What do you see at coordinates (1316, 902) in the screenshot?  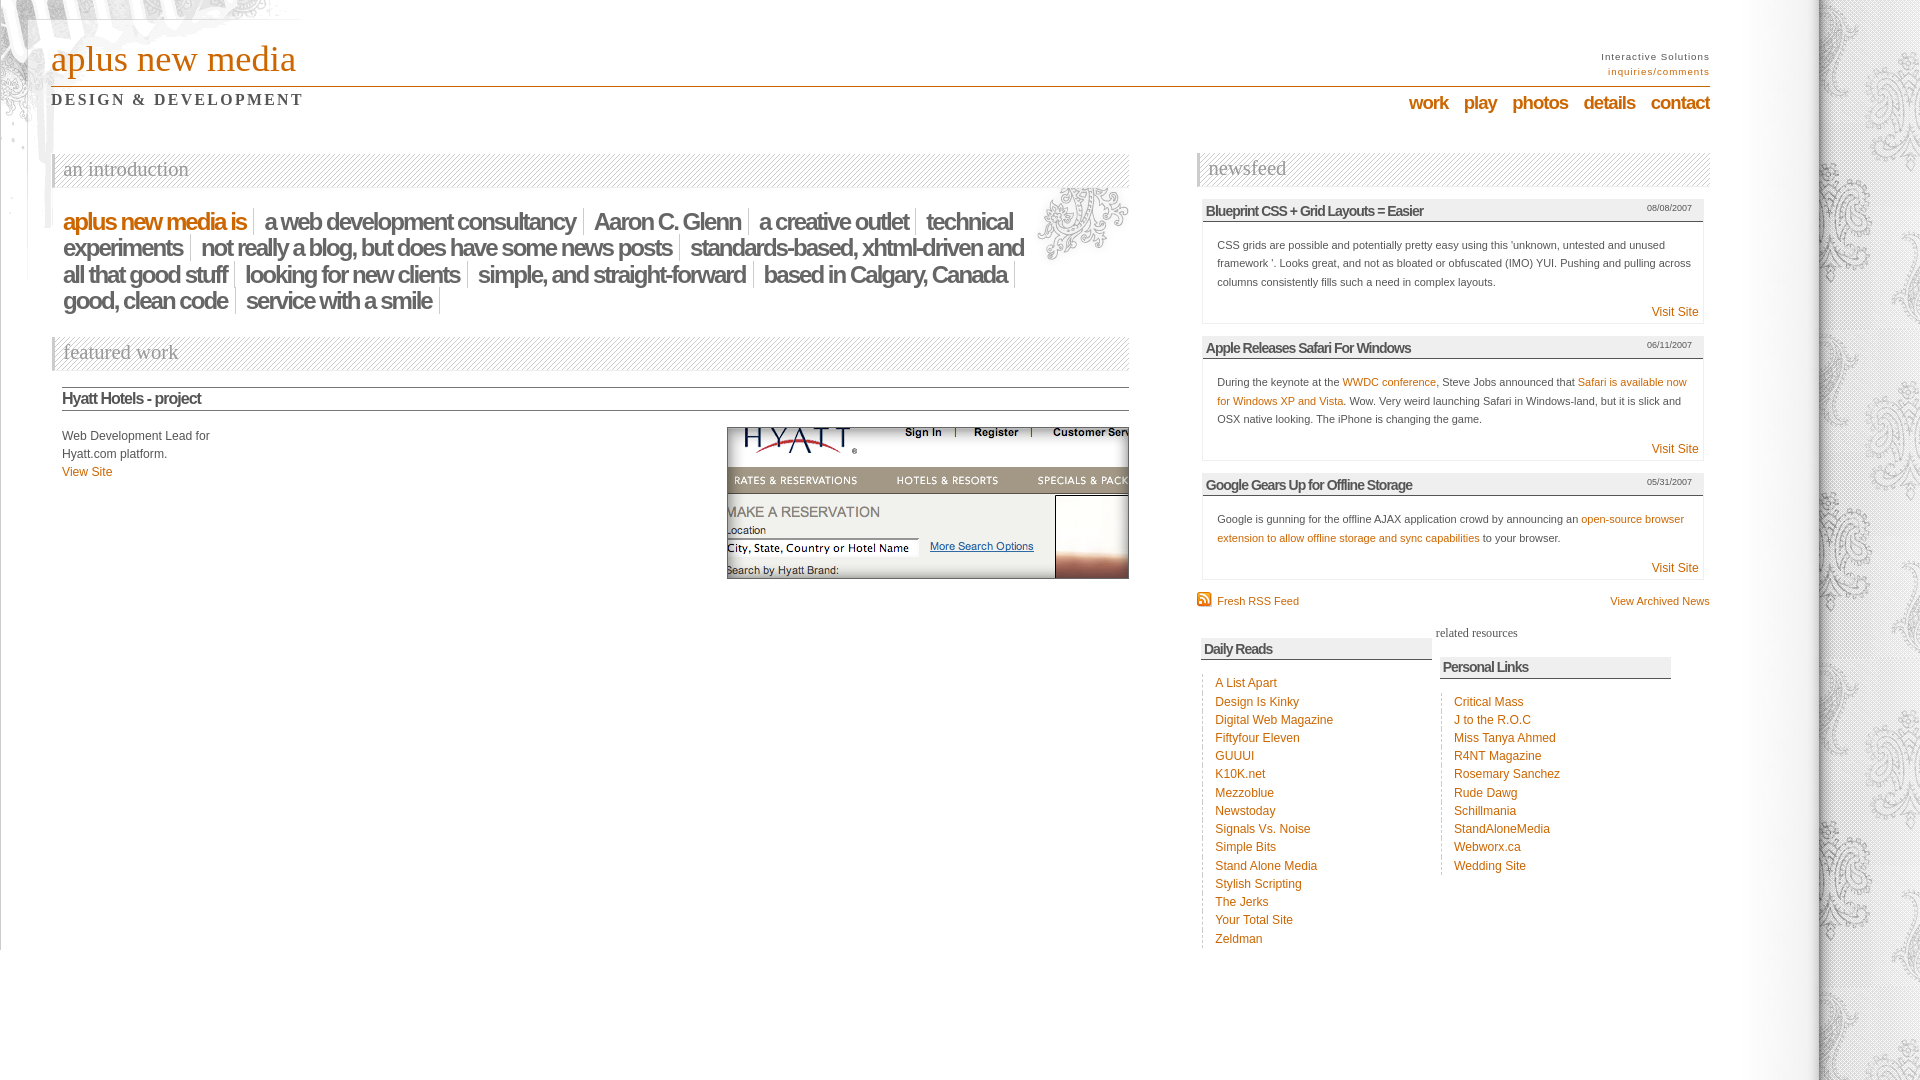 I see `'The Jerks'` at bounding box center [1316, 902].